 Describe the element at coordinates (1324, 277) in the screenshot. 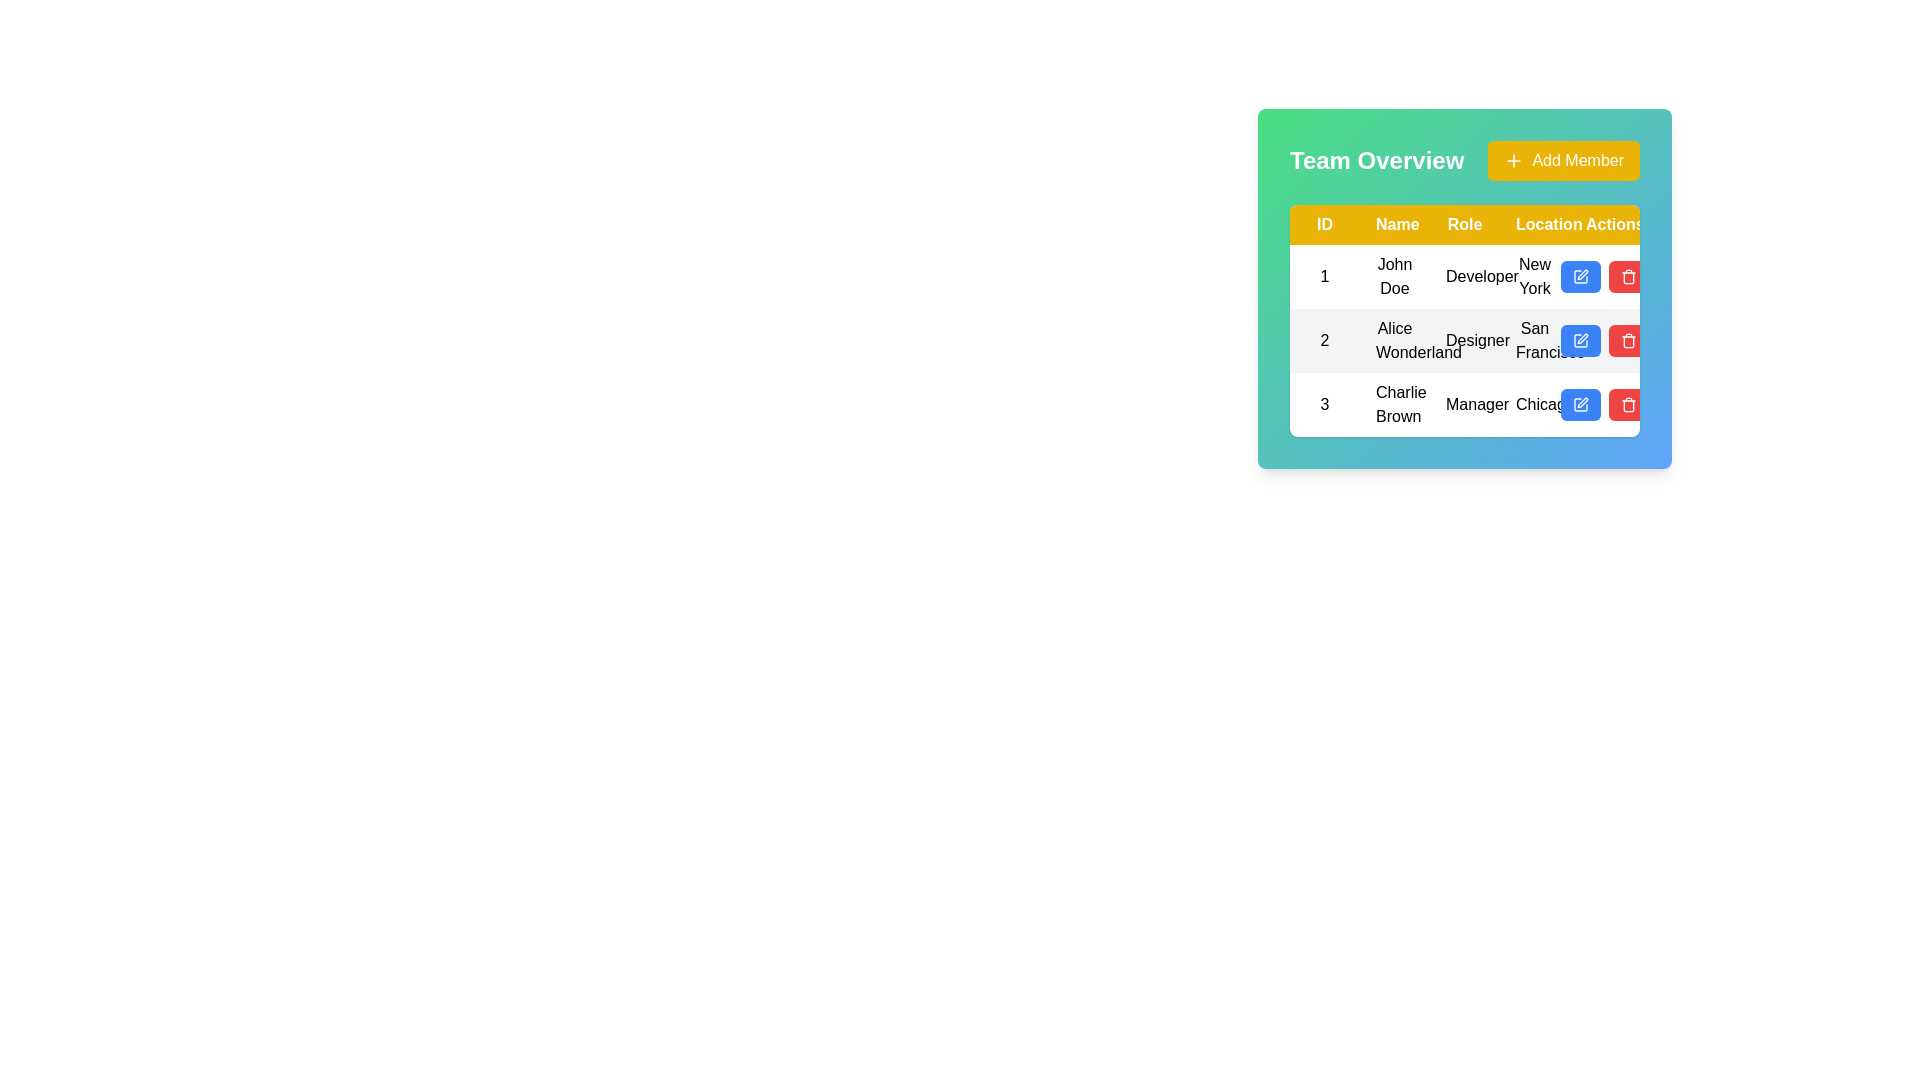

I see `text content from the ID cell located in the first column of the first row of the table, positioned directly under the 'ID' header and next to 'John Doe'` at that location.